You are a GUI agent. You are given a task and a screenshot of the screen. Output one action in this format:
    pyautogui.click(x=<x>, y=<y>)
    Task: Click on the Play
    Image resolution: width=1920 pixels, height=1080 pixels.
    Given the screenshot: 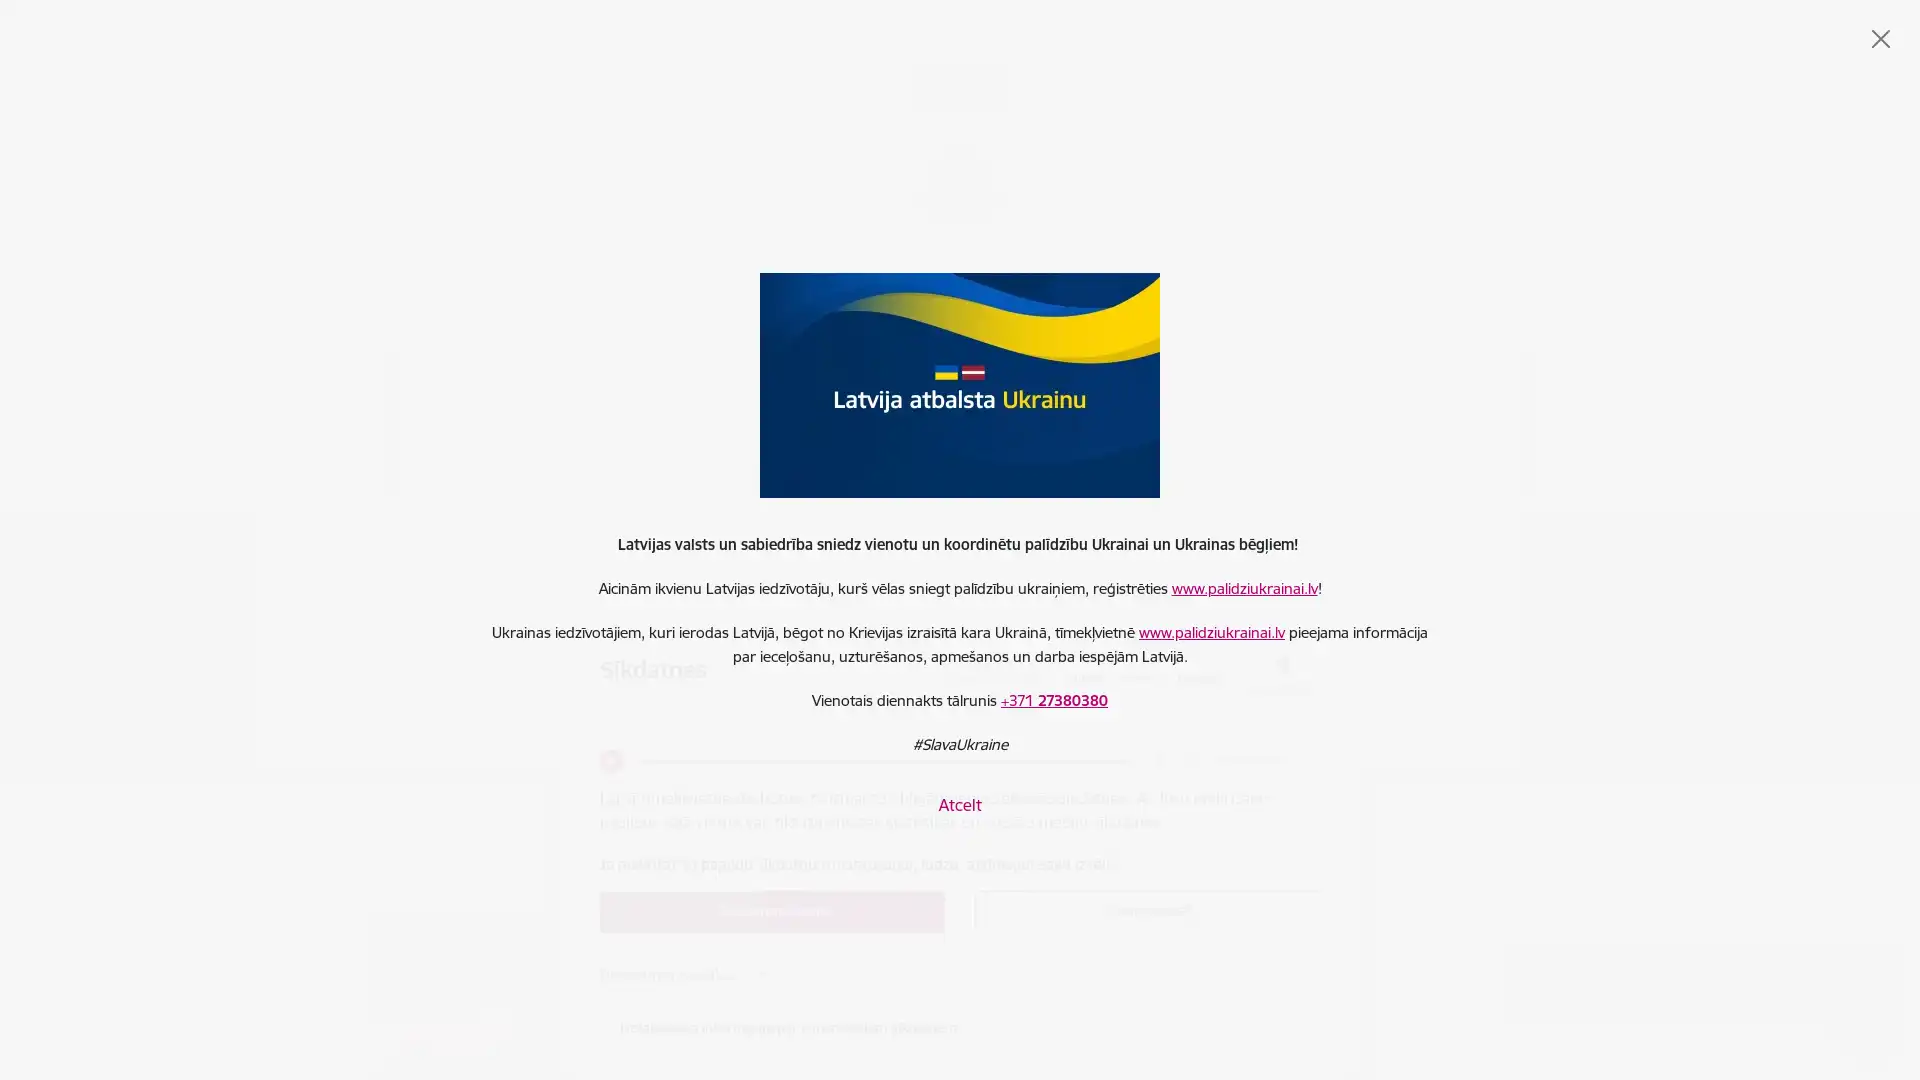 What is the action you would take?
    pyautogui.click(x=609, y=760)
    